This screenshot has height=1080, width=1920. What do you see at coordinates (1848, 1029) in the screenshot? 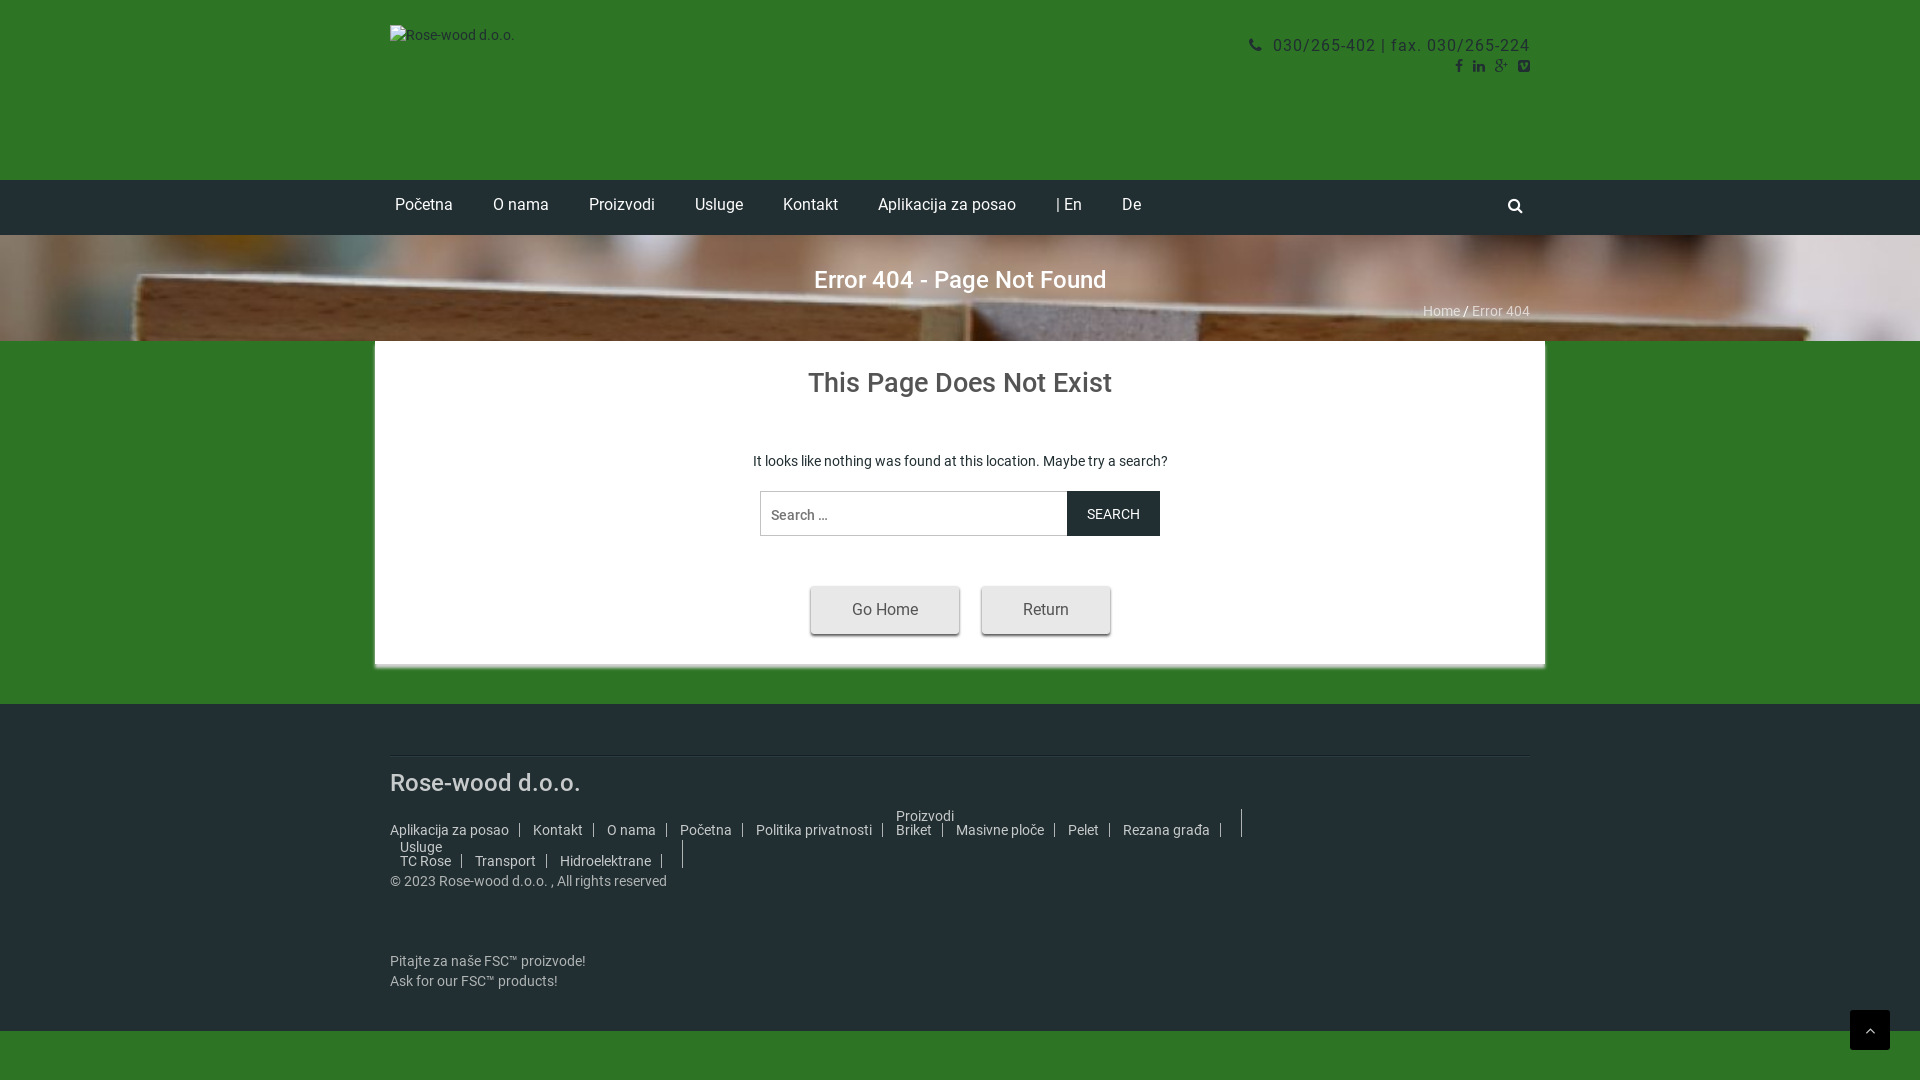
I see `'Go to Top'` at bounding box center [1848, 1029].